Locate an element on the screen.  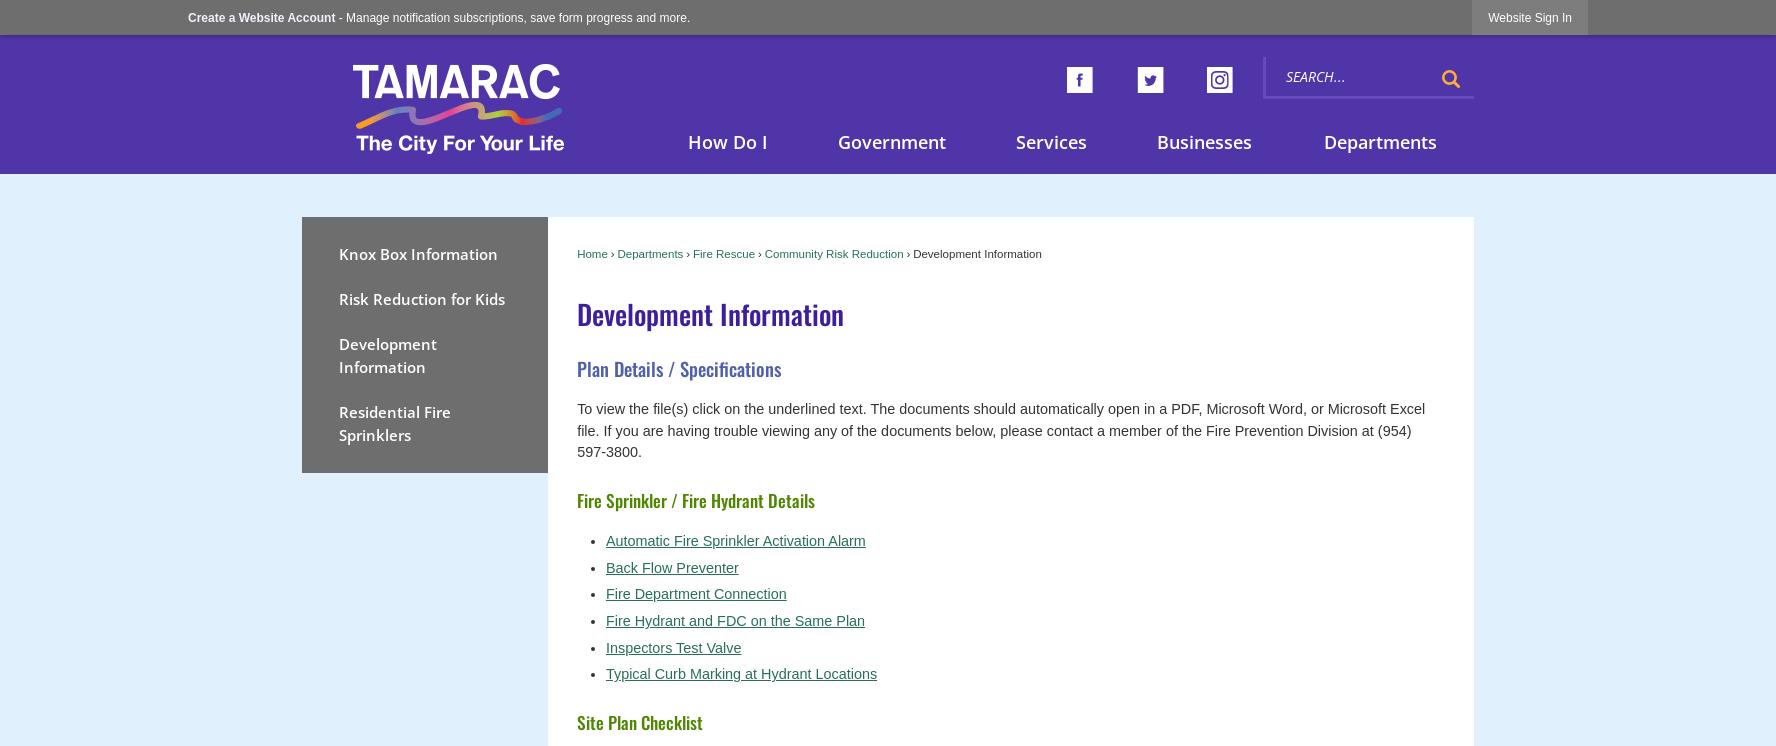
'Site Plan Checklist' is located at coordinates (639, 720).